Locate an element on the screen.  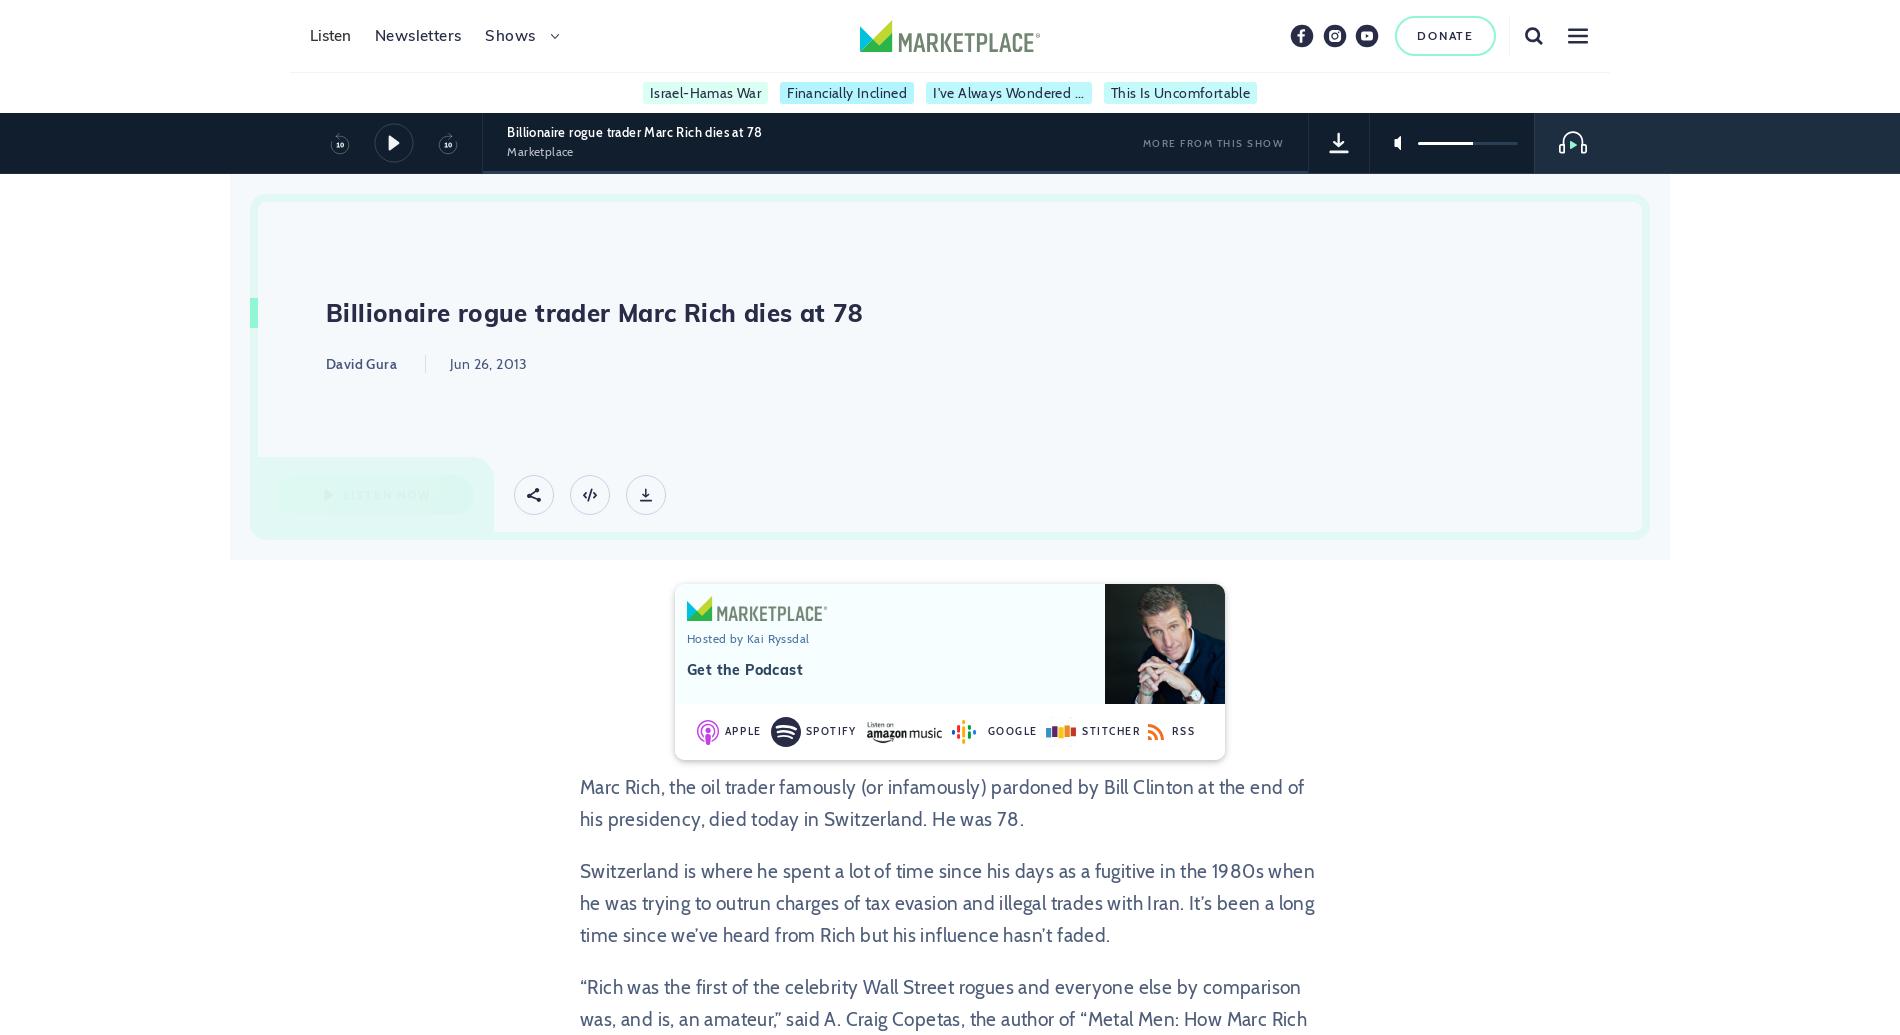
'Jun 26, 2013' is located at coordinates (488, 364).